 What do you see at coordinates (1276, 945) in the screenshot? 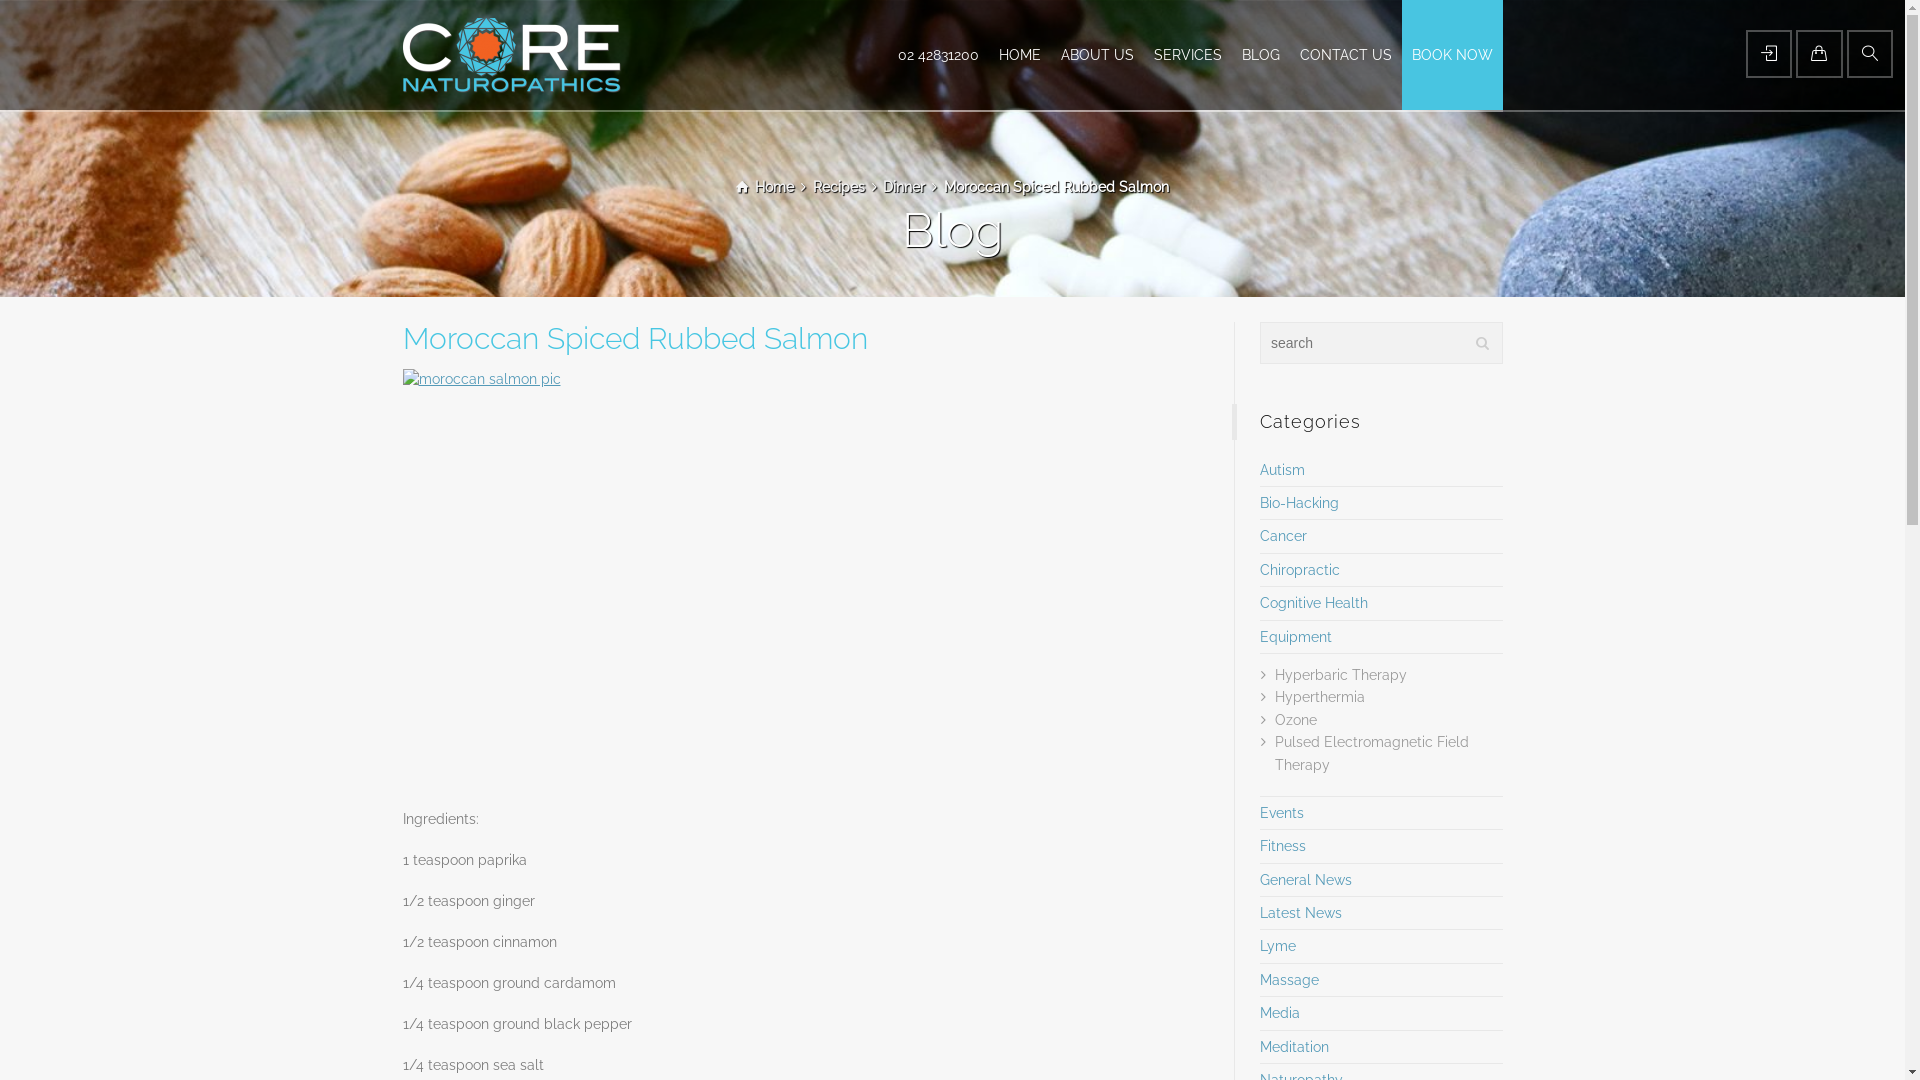
I see `'Lyme'` at bounding box center [1276, 945].